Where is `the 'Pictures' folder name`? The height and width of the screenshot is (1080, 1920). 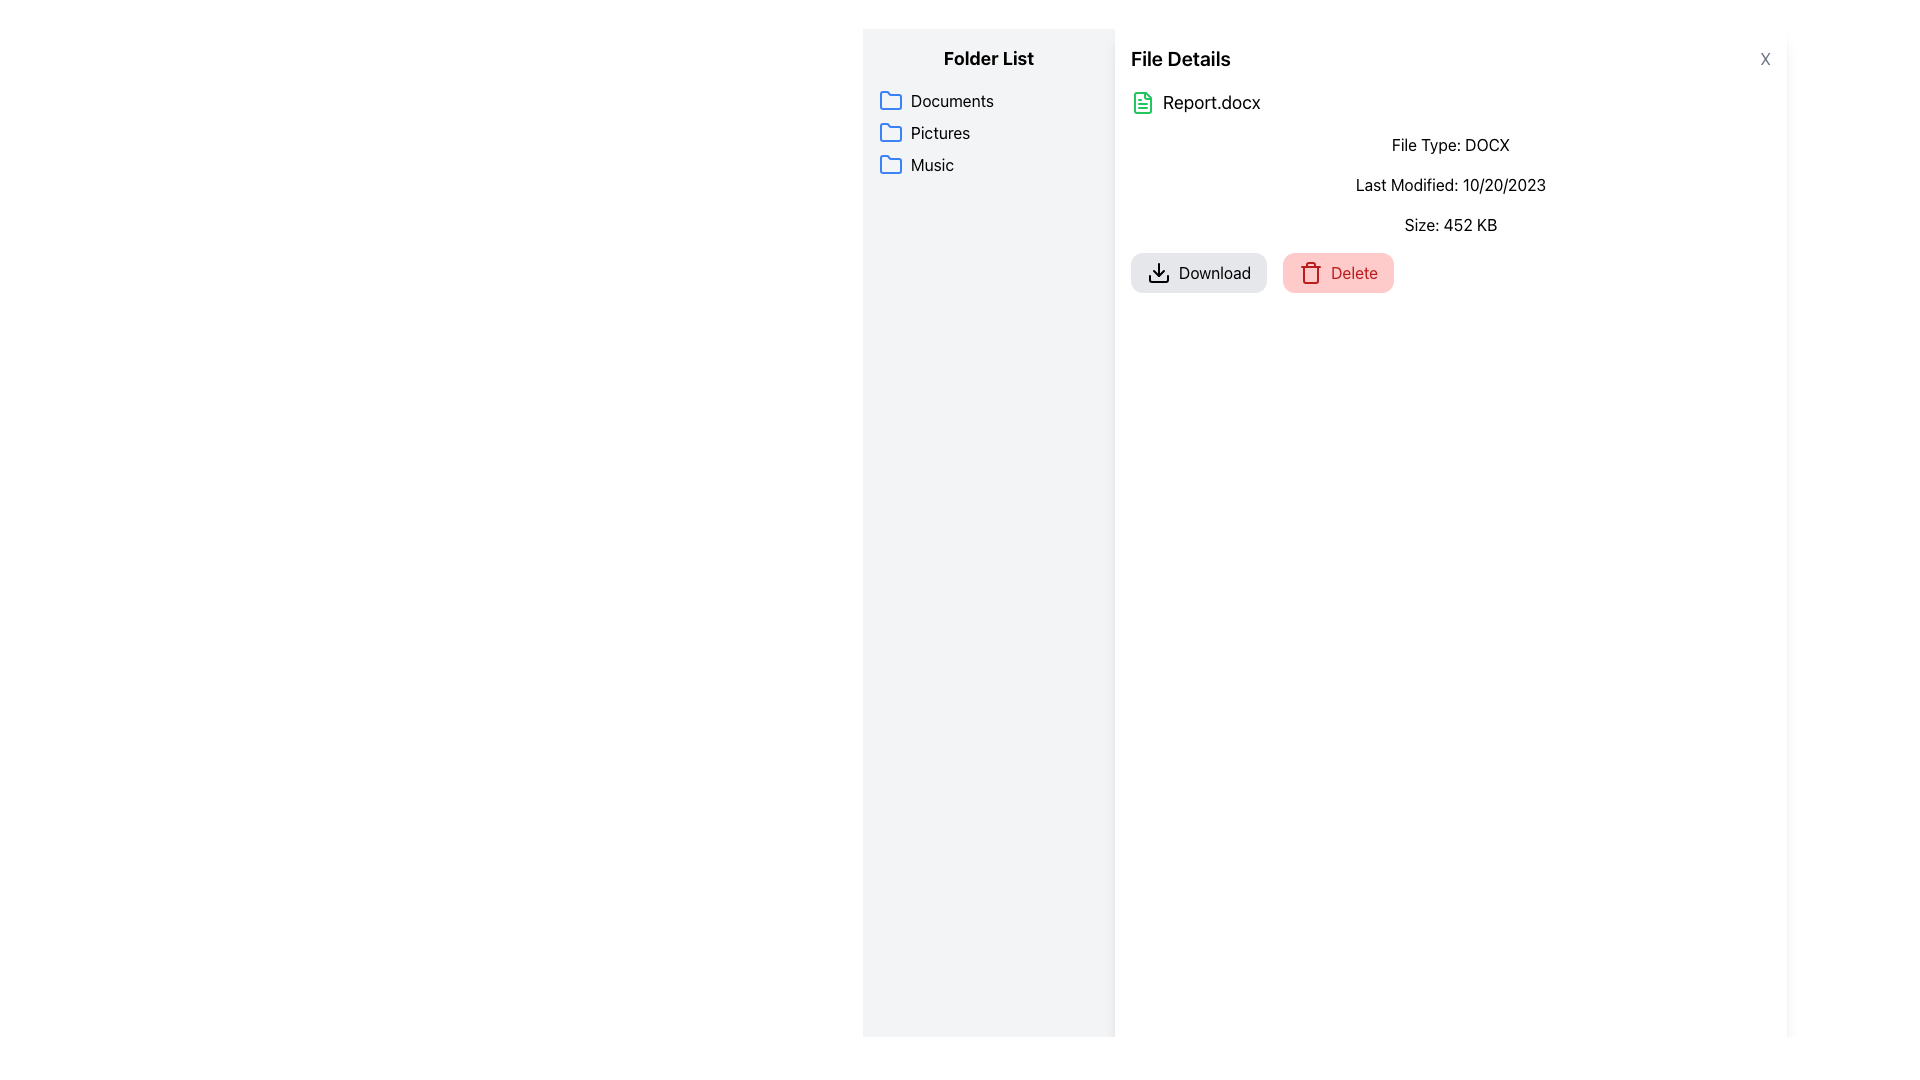 the 'Pictures' folder name is located at coordinates (988, 132).